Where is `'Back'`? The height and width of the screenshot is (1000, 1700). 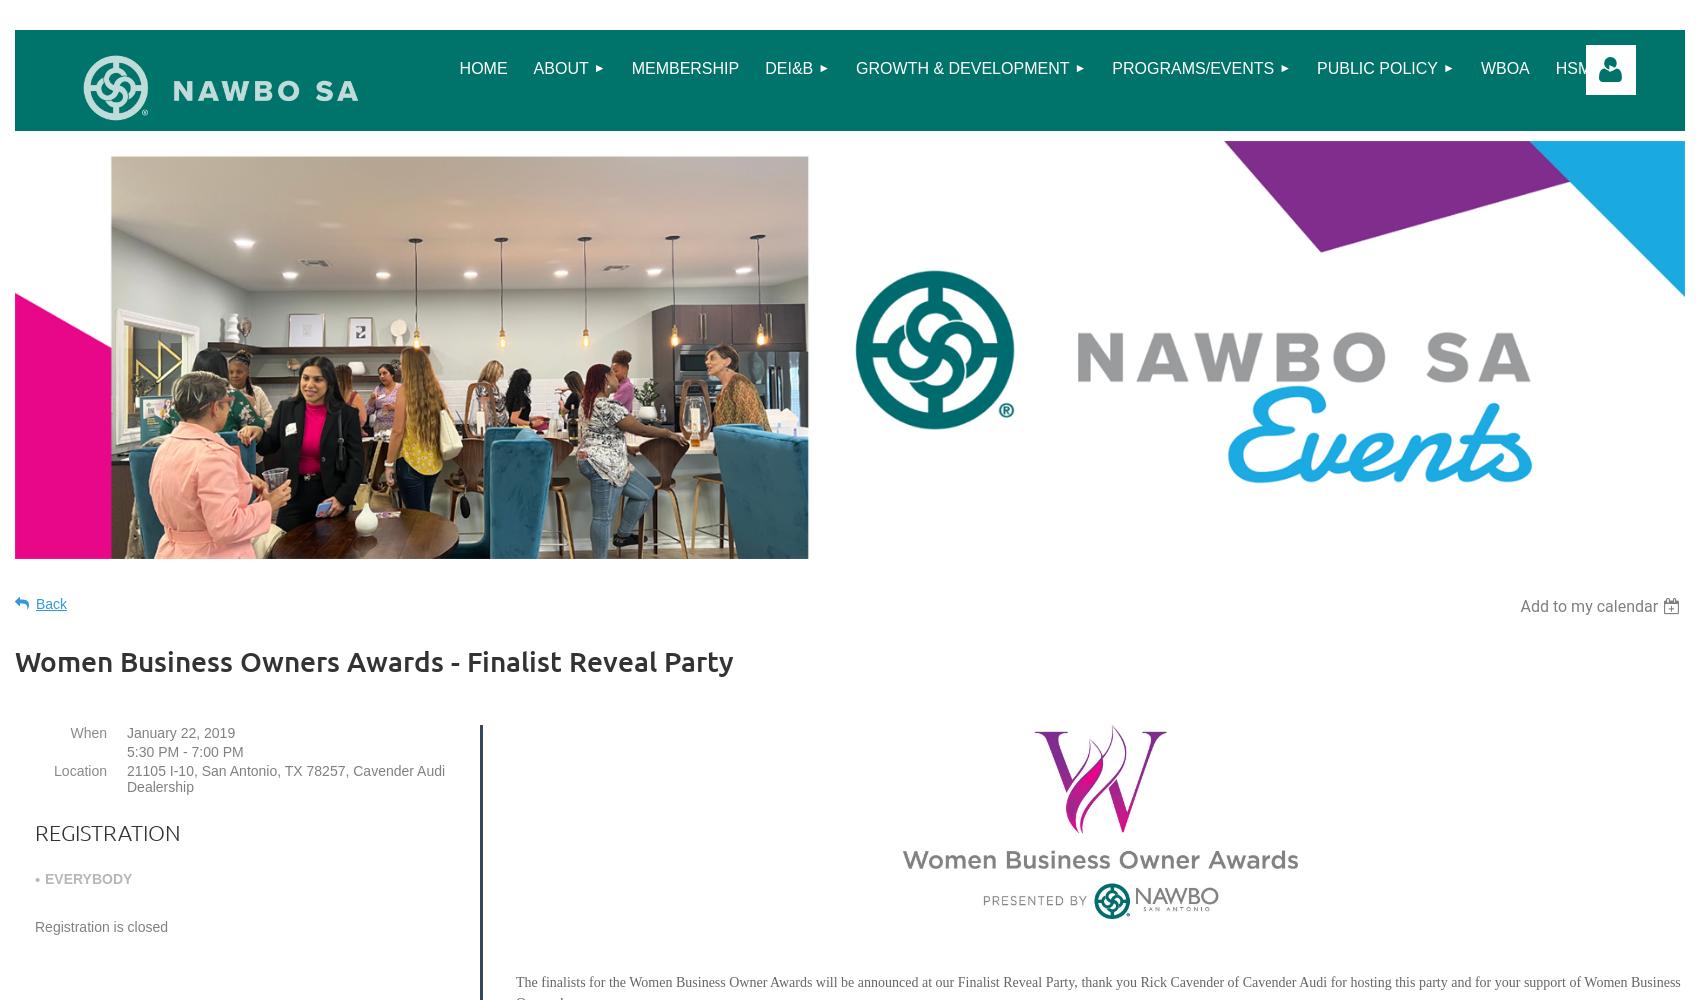 'Back' is located at coordinates (51, 603).